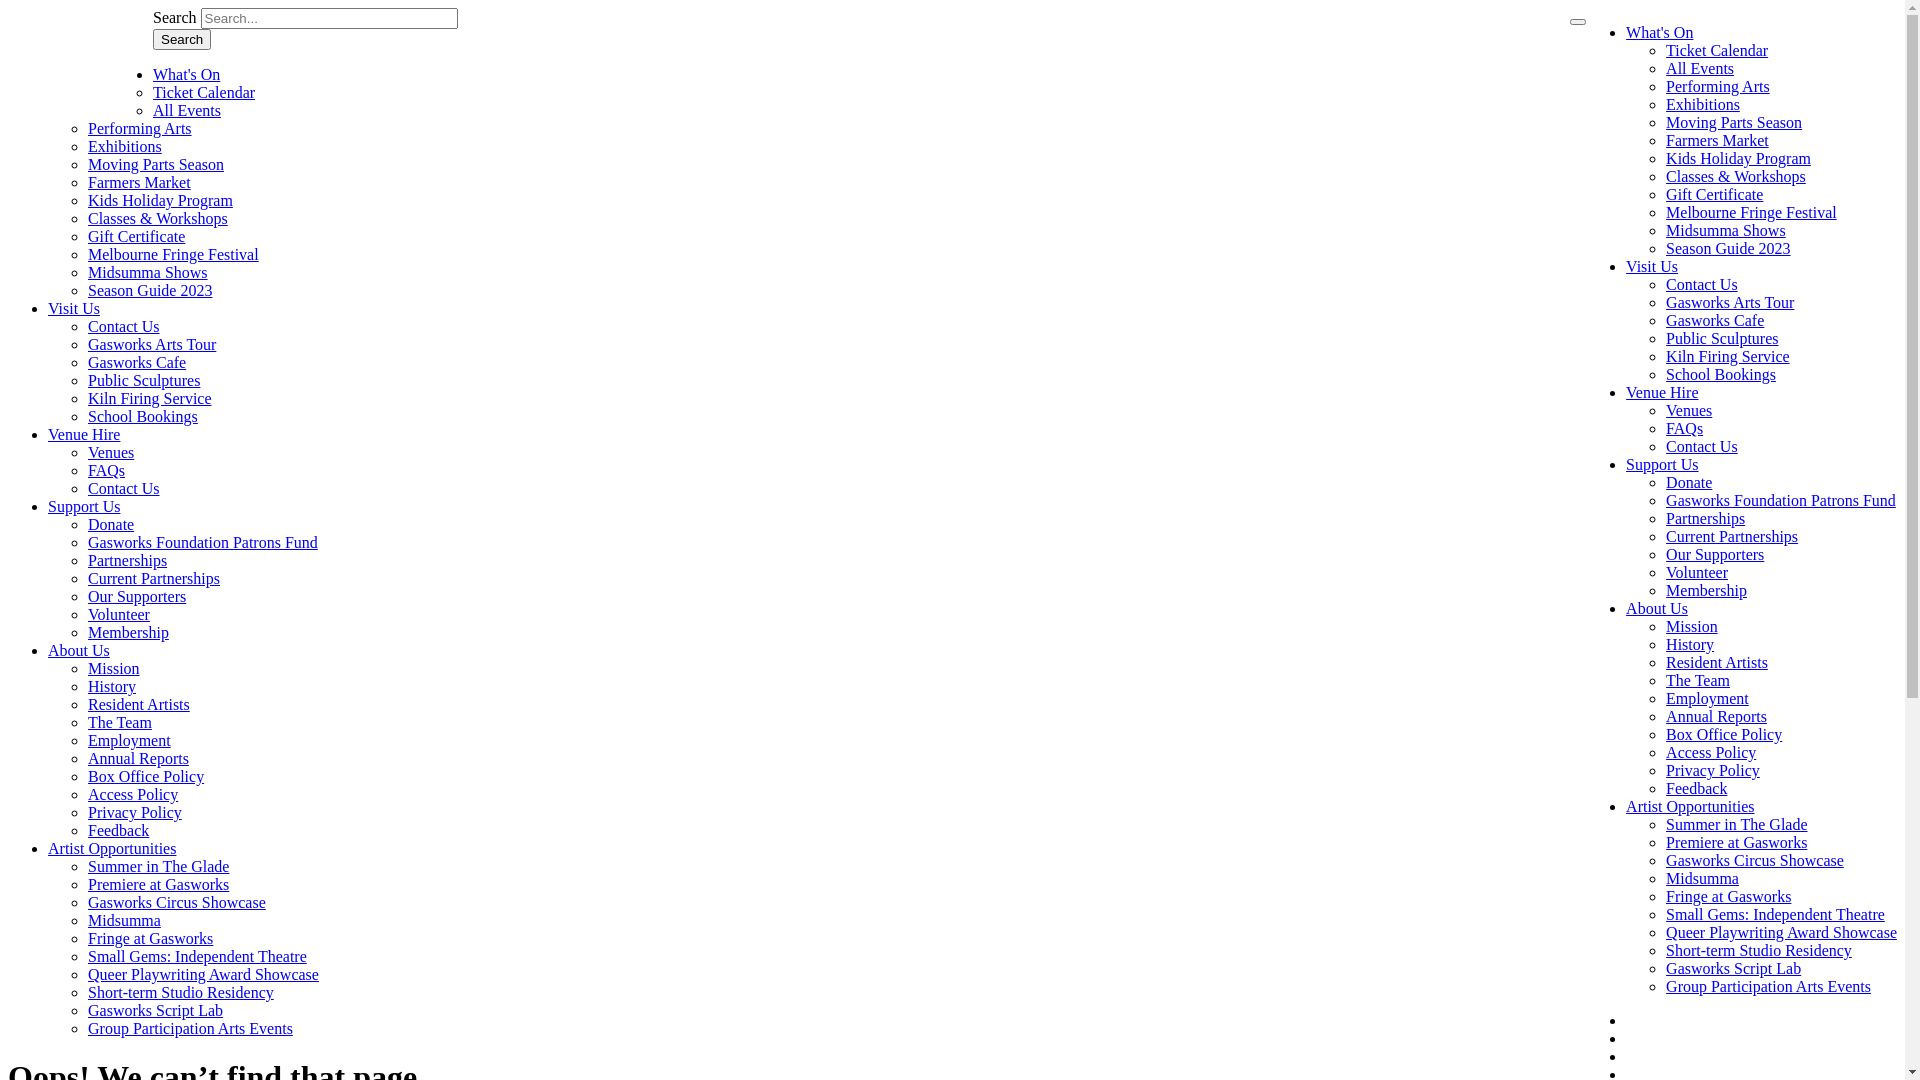 This screenshot has height=1080, width=1920. What do you see at coordinates (86, 163) in the screenshot?
I see `'Moving Parts Season'` at bounding box center [86, 163].